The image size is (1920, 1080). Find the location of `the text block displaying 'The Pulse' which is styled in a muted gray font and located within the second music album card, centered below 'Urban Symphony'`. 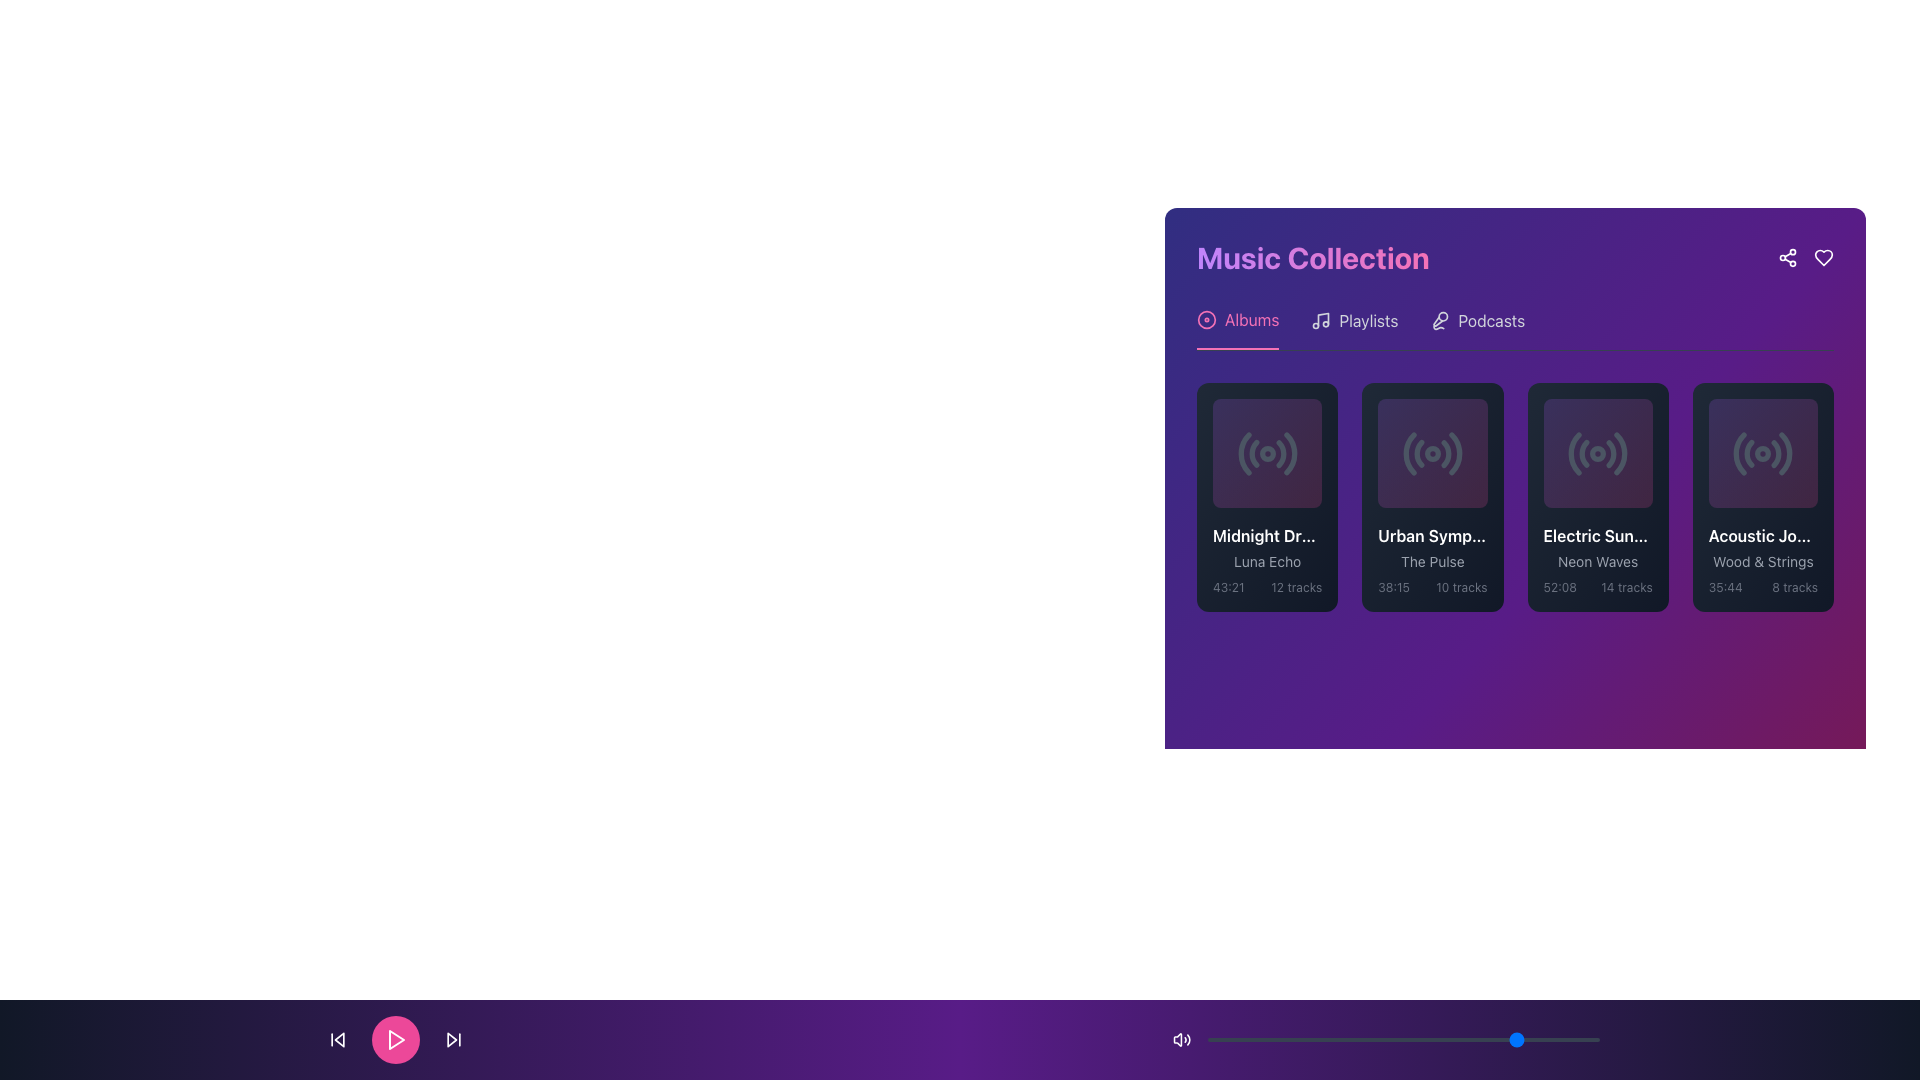

the text block displaying 'The Pulse' which is styled in a muted gray font and located within the second music album card, centered below 'Urban Symphony' is located at coordinates (1431, 562).